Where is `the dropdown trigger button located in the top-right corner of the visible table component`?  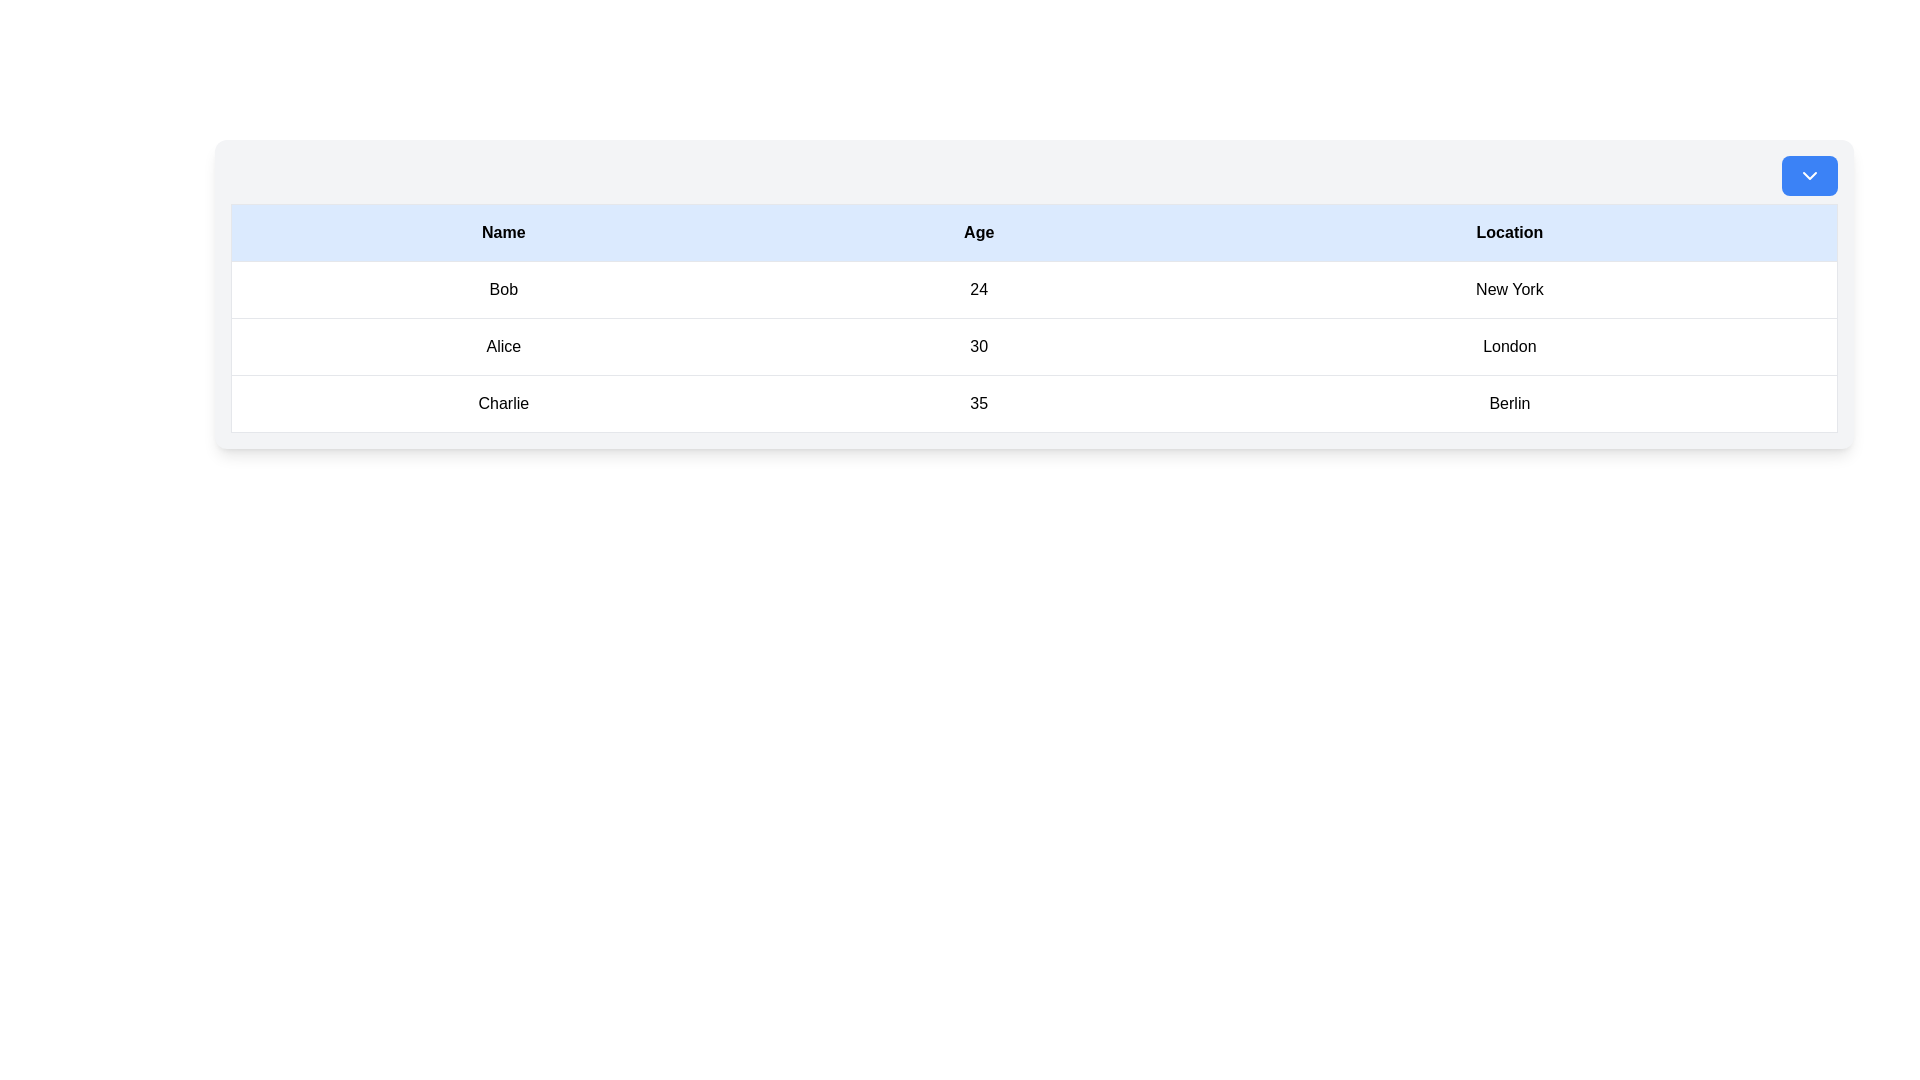 the dropdown trigger button located in the top-right corner of the visible table component is located at coordinates (1809, 175).